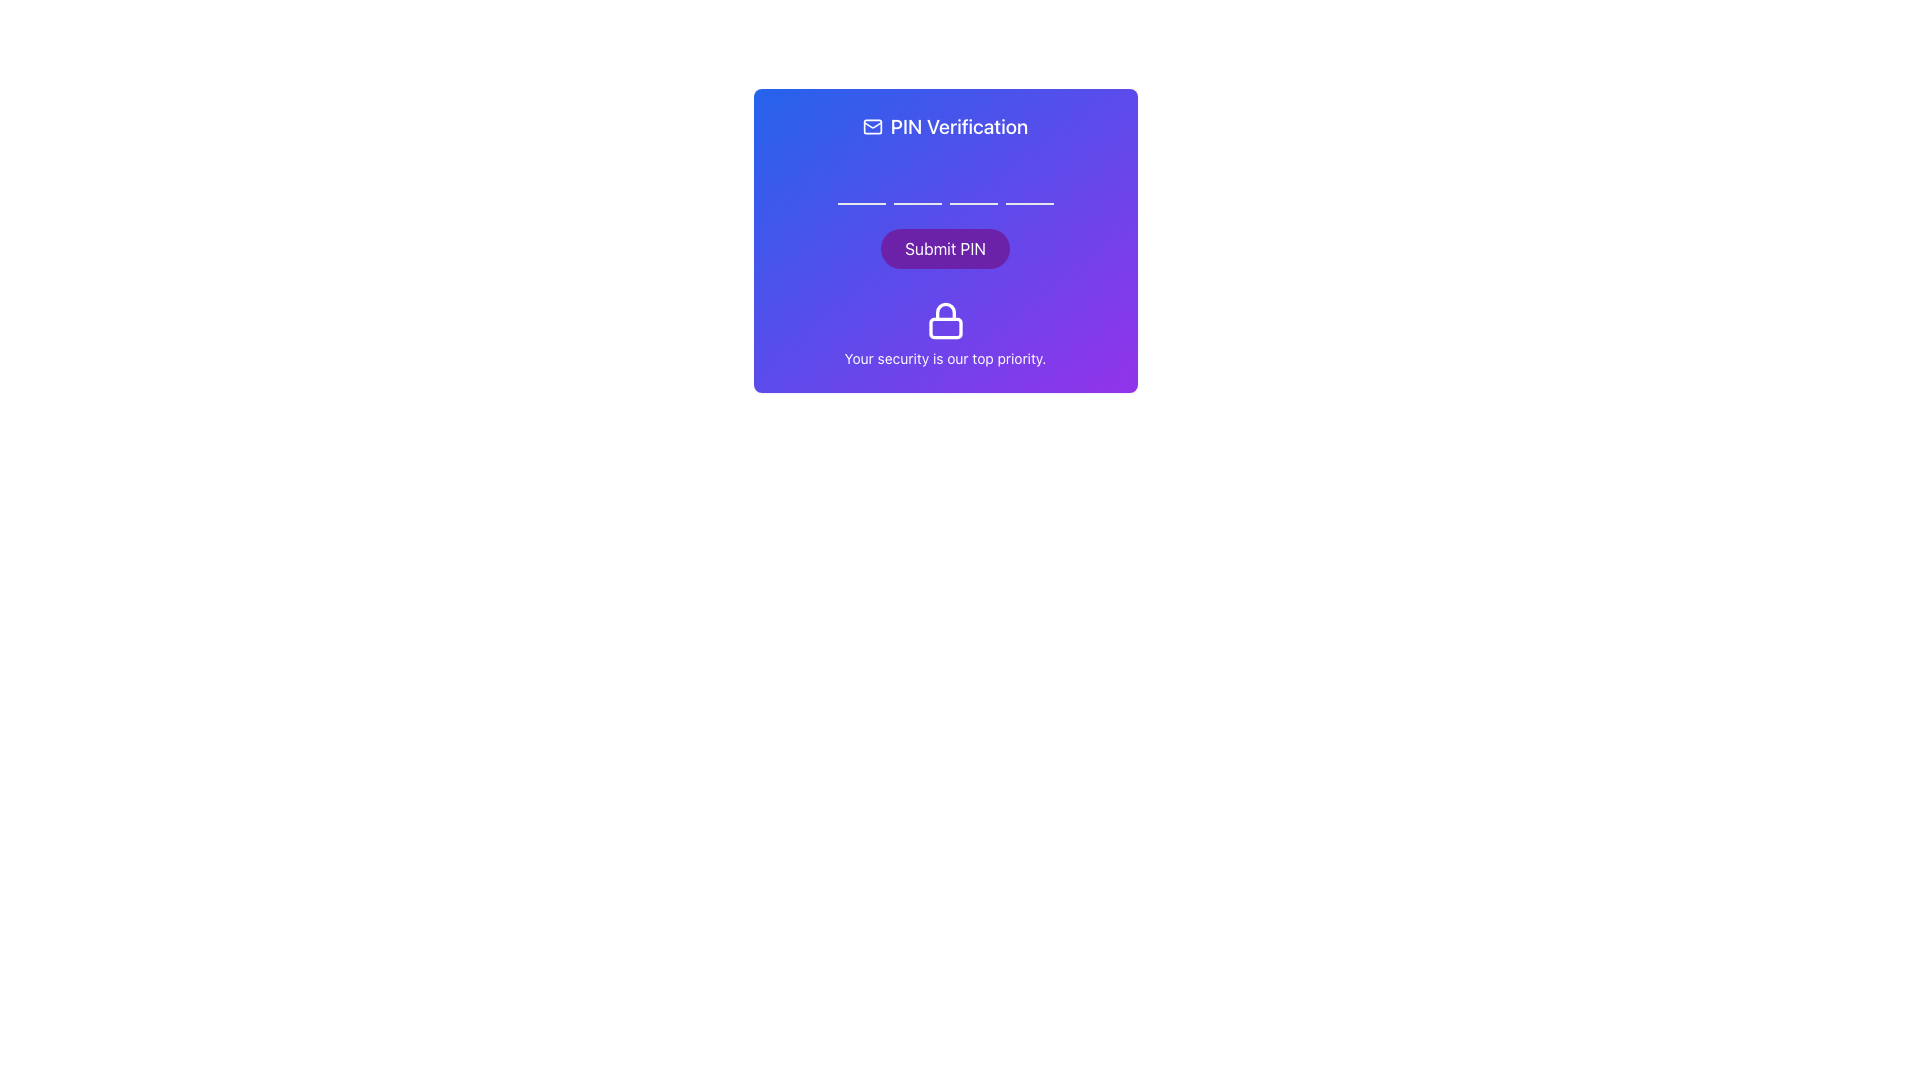  I want to click on the Informative section featuring a lock icon and the text 'Your security is our top priority.', so click(944, 334).